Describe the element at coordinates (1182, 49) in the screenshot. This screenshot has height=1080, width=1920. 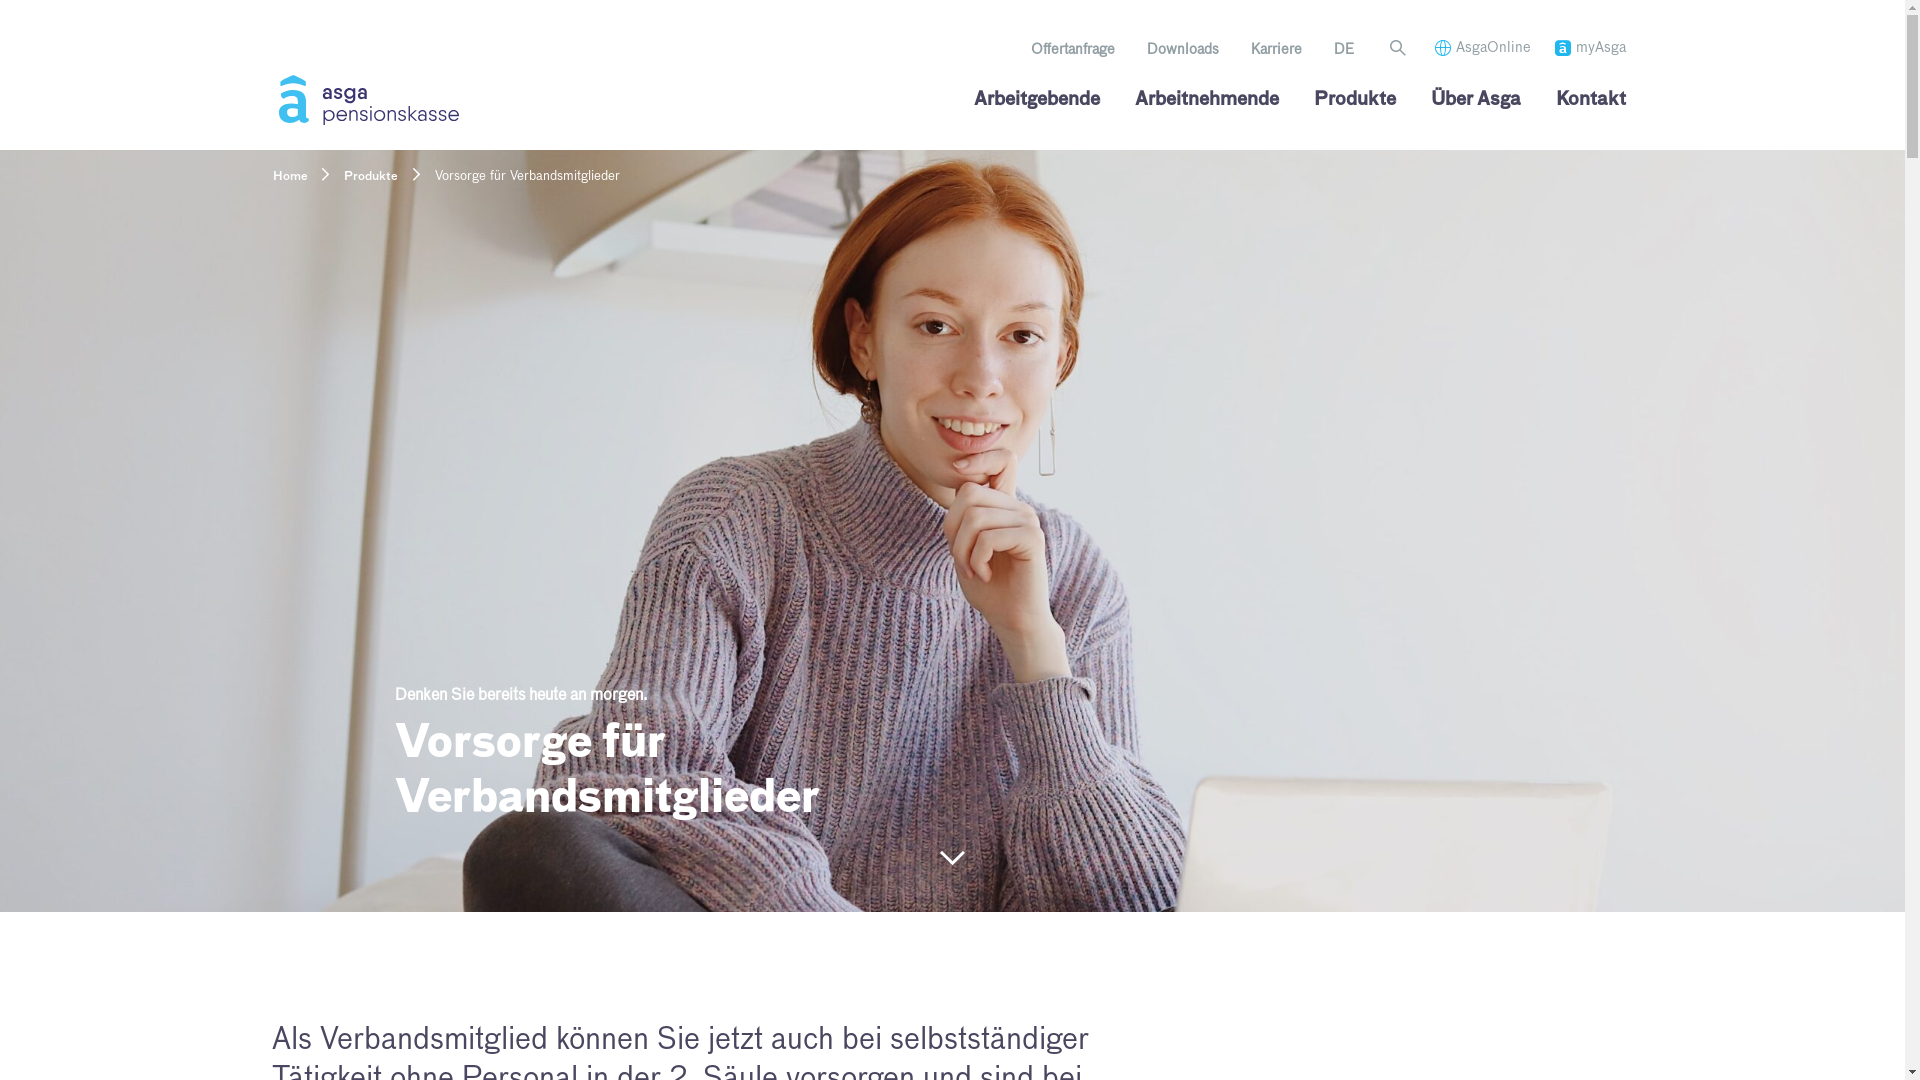
I see `'Downloads'` at that location.